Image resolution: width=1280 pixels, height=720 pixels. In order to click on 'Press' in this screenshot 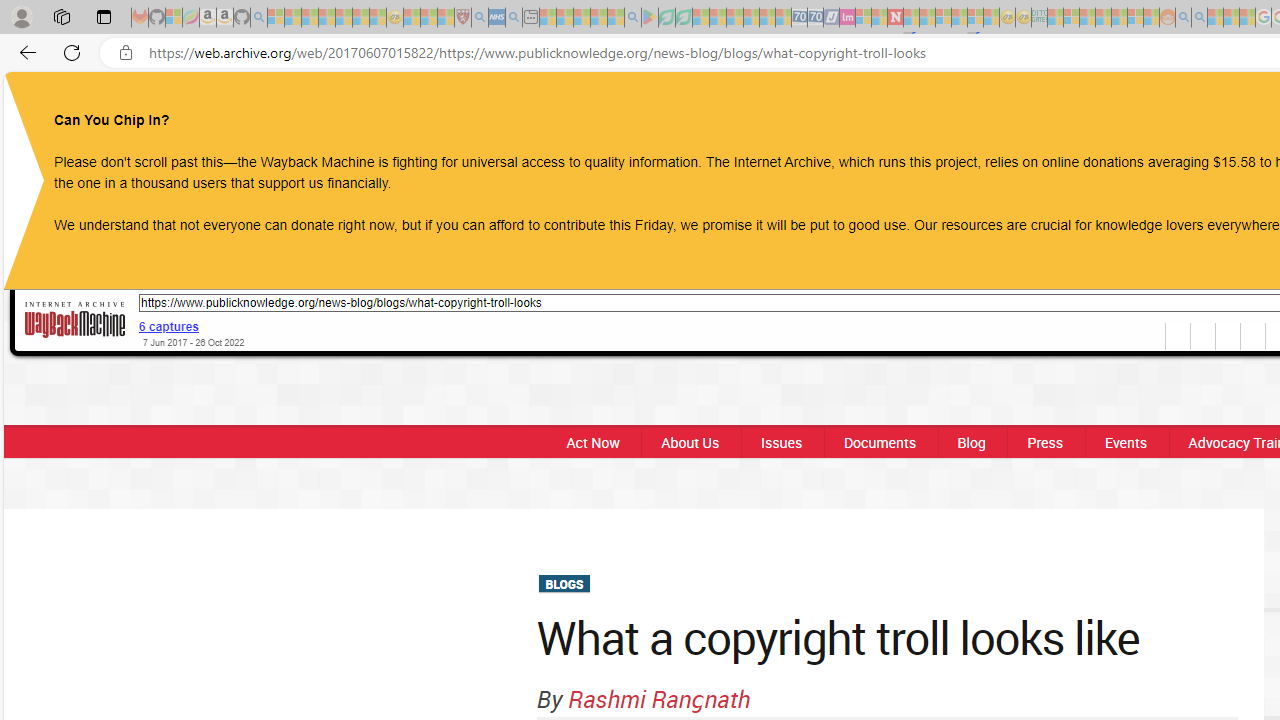, I will do `click(1044, 441)`.